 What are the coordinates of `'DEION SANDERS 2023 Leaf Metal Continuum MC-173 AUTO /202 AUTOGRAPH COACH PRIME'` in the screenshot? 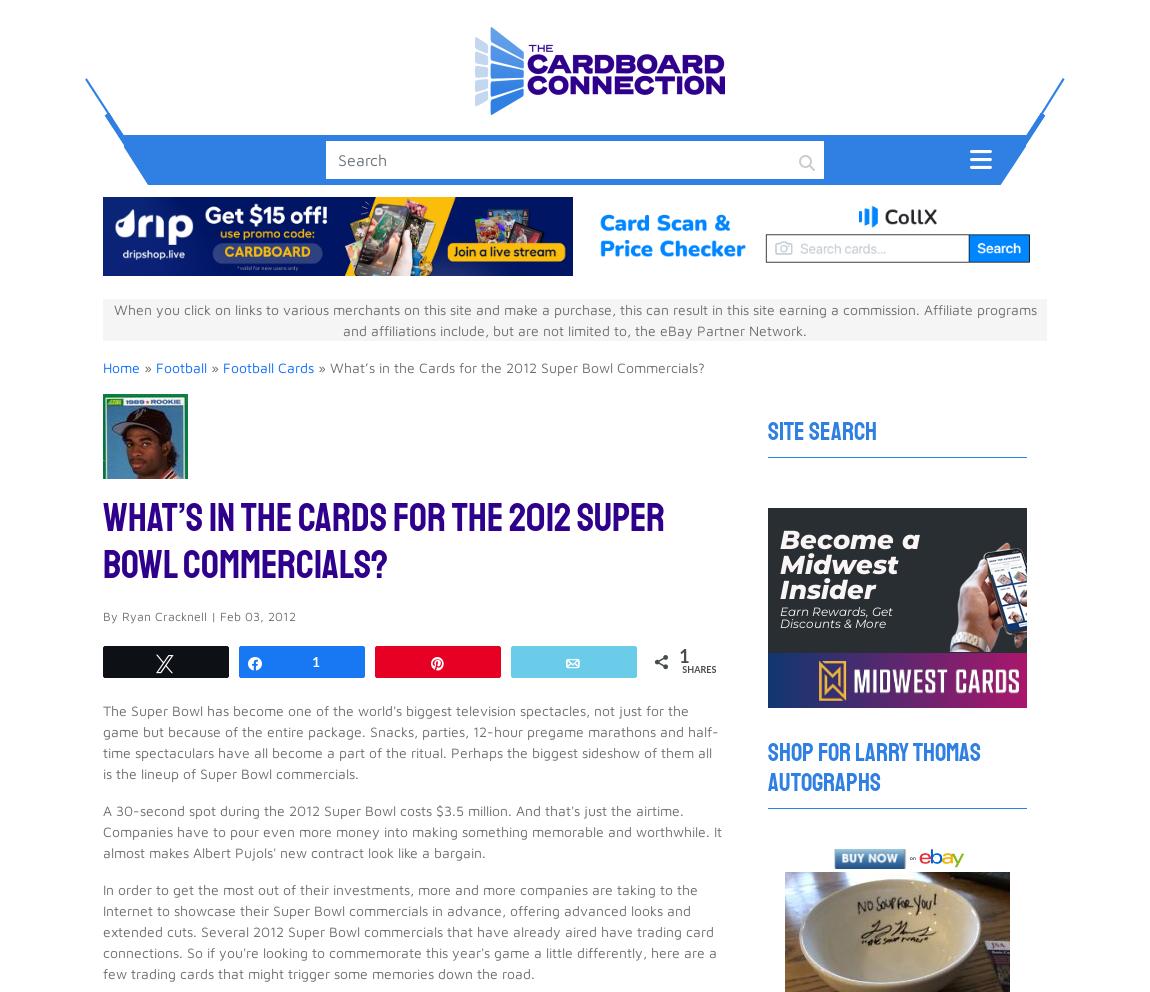 It's located at (178, 502).